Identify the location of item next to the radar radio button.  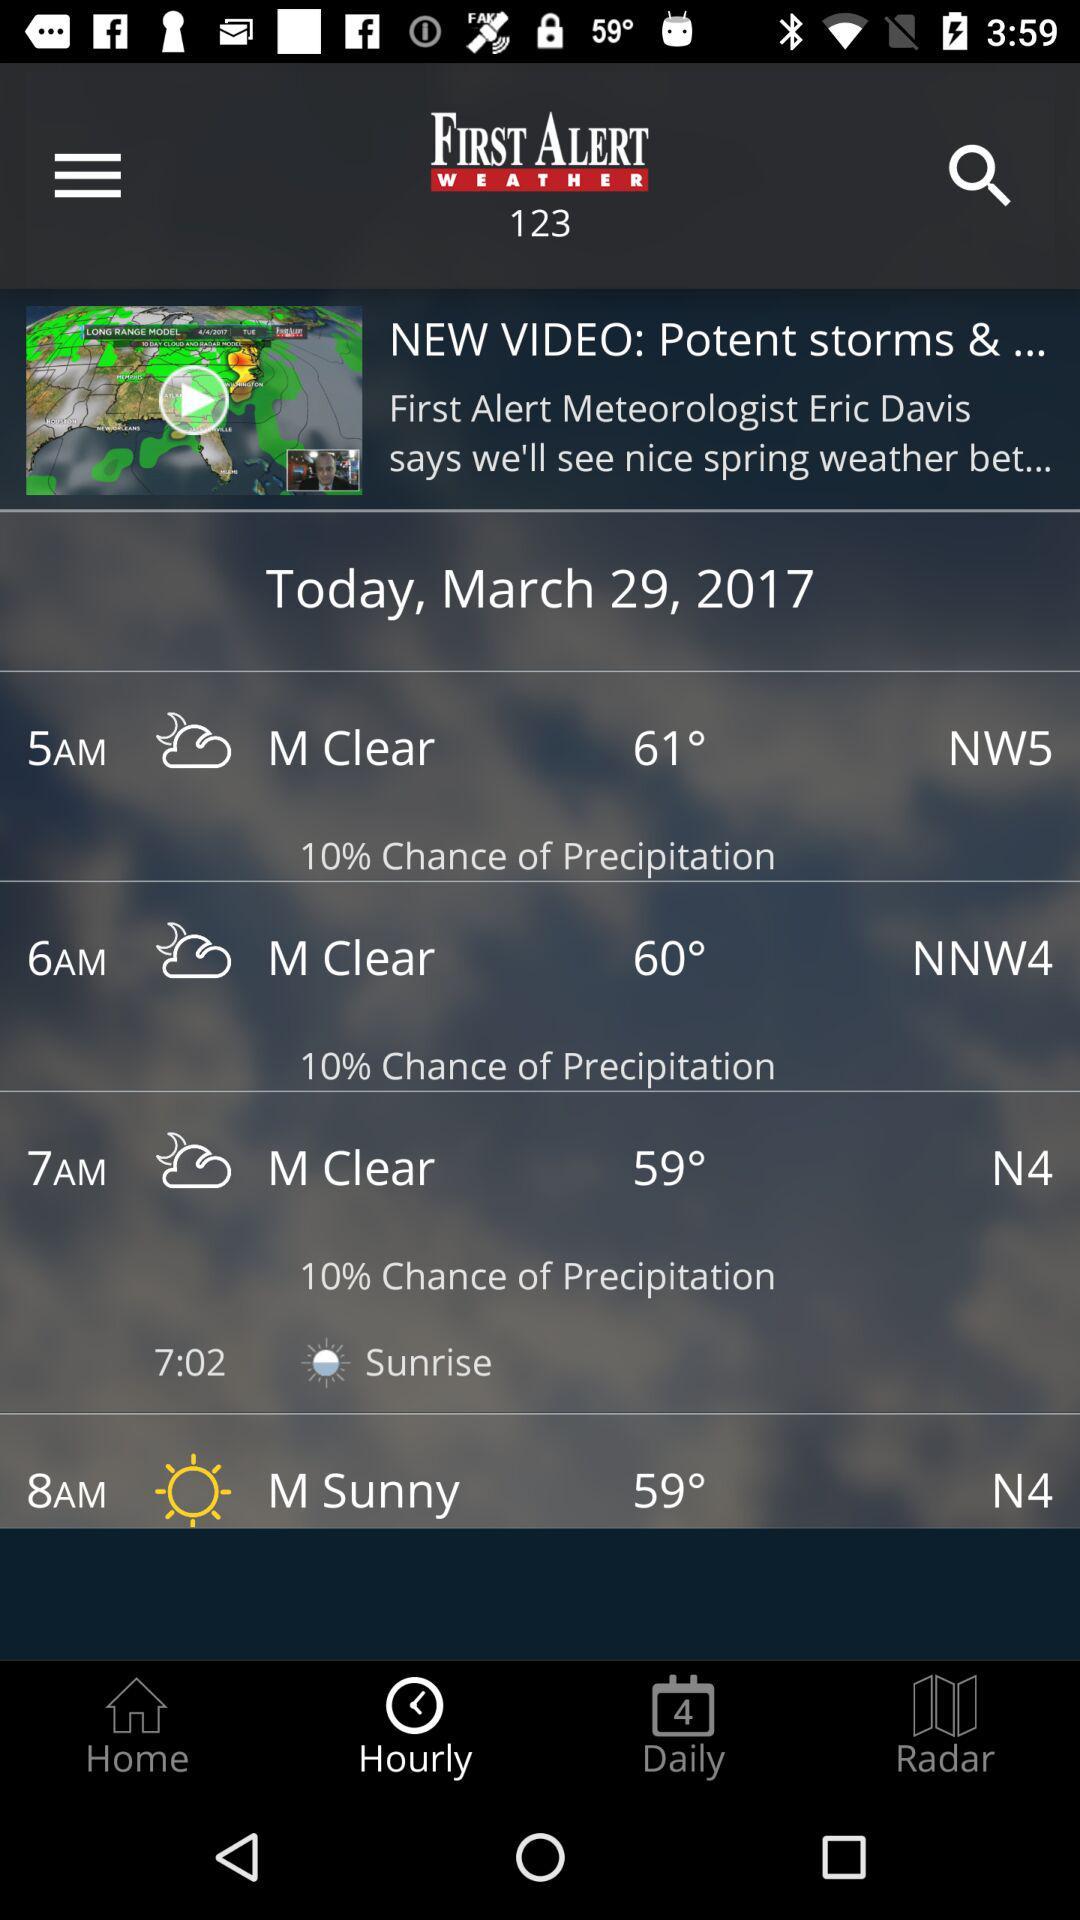
(682, 1726).